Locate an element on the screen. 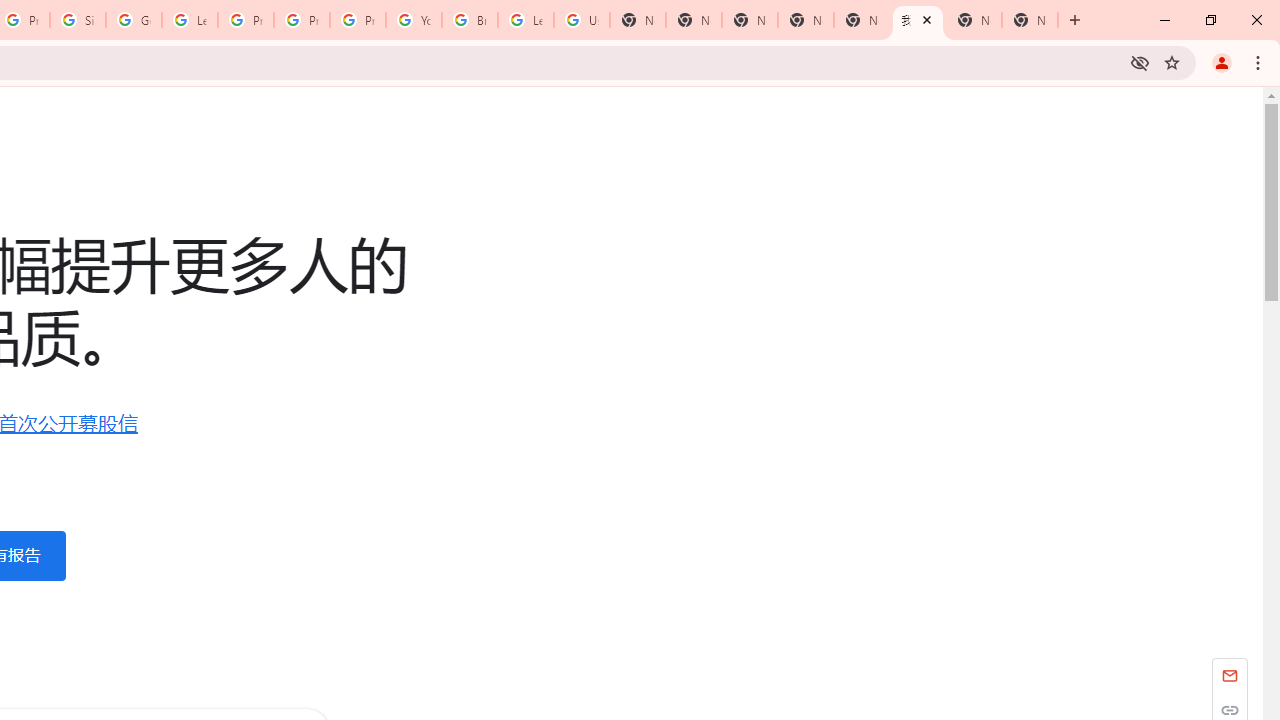 The height and width of the screenshot is (720, 1280). 'New Tab' is located at coordinates (1030, 20).